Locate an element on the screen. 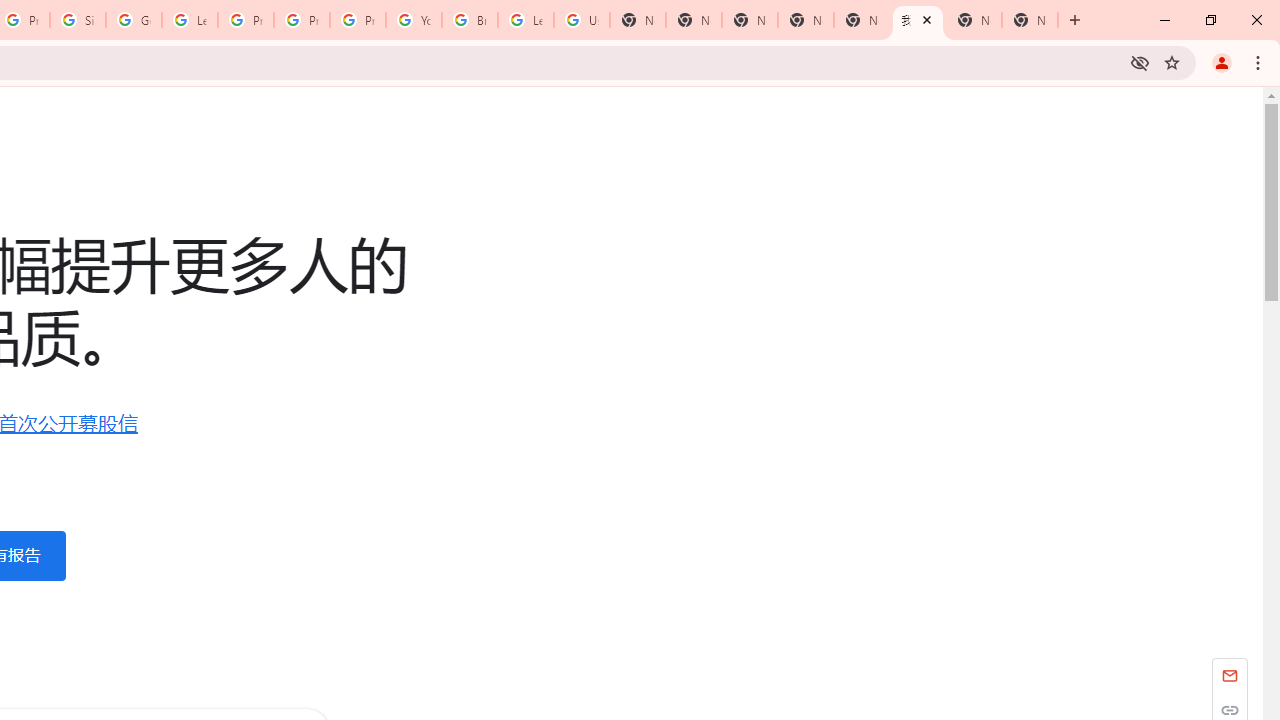 The height and width of the screenshot is (720, 1280). 'New Tab' is located at coordinates (1030, 20).